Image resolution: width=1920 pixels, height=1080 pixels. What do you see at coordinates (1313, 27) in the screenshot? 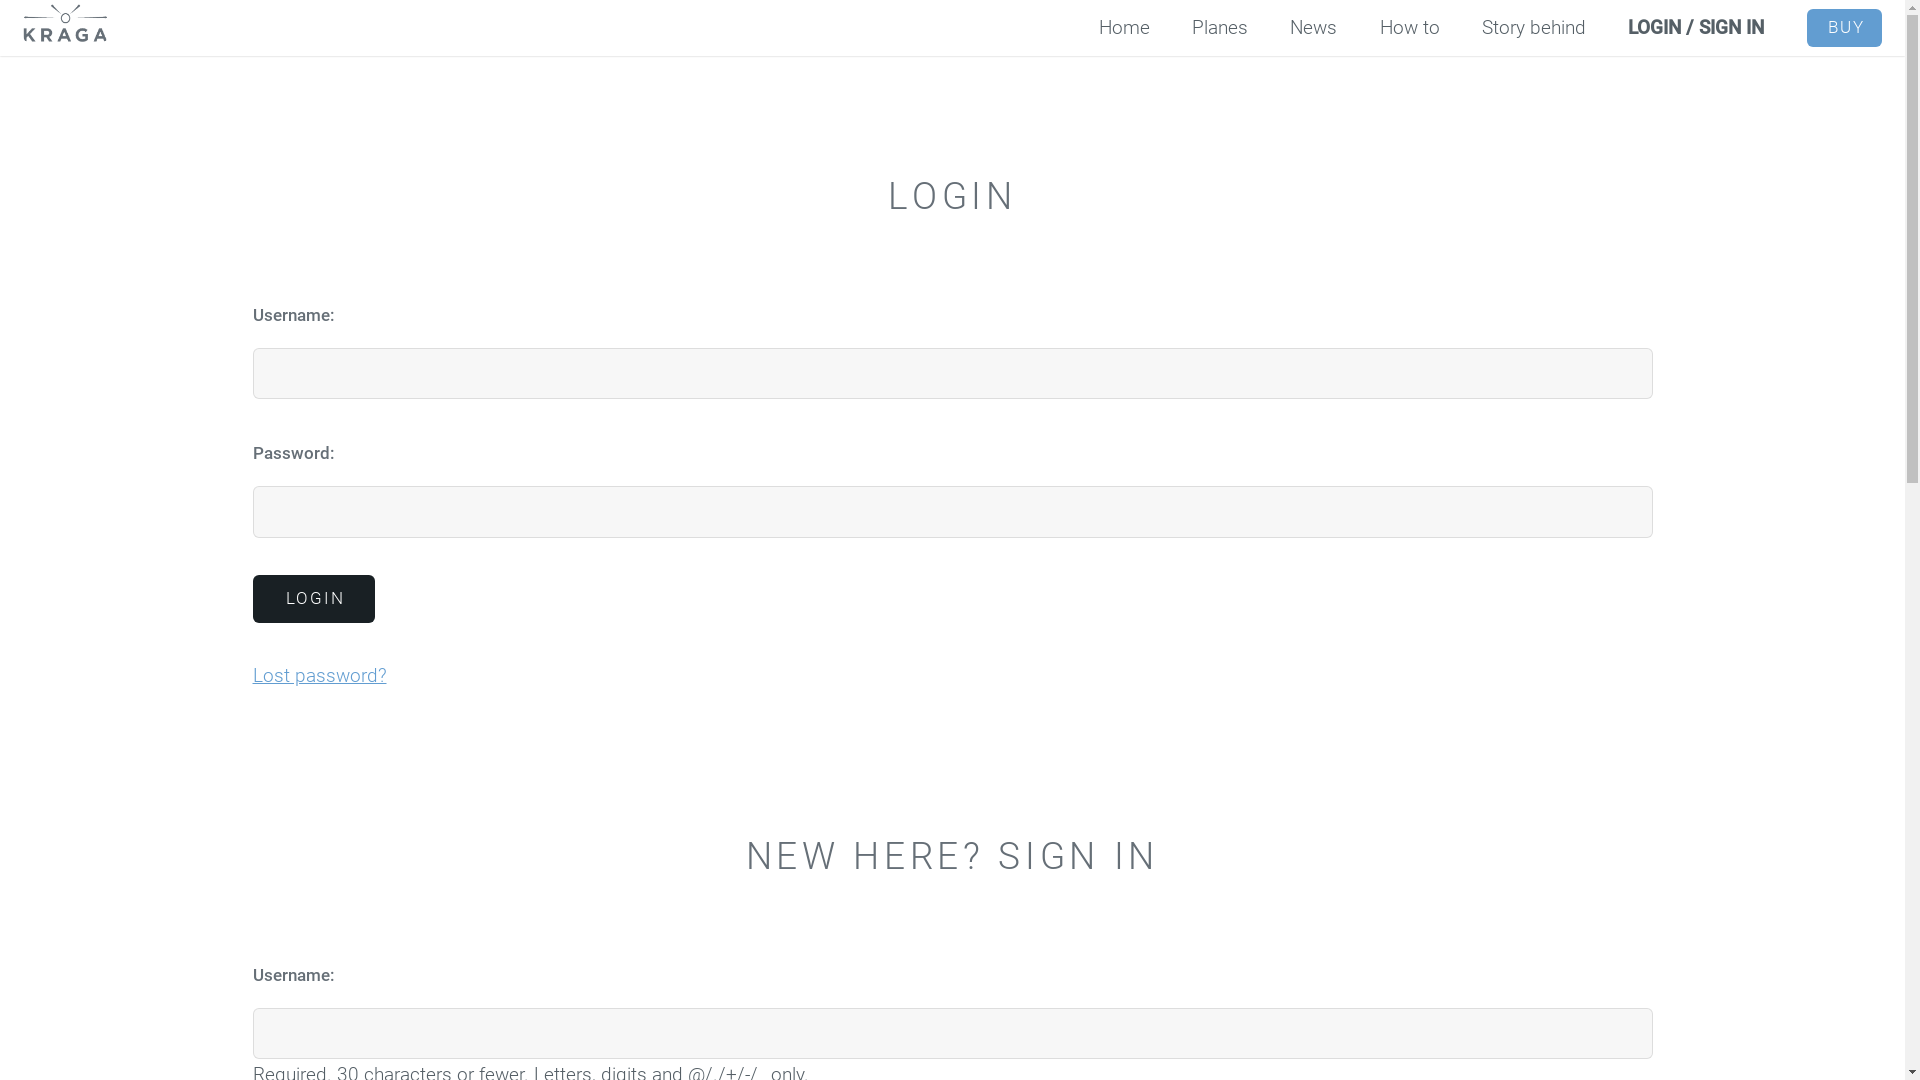
I see `'News'` at bounding box center [1313, 27].